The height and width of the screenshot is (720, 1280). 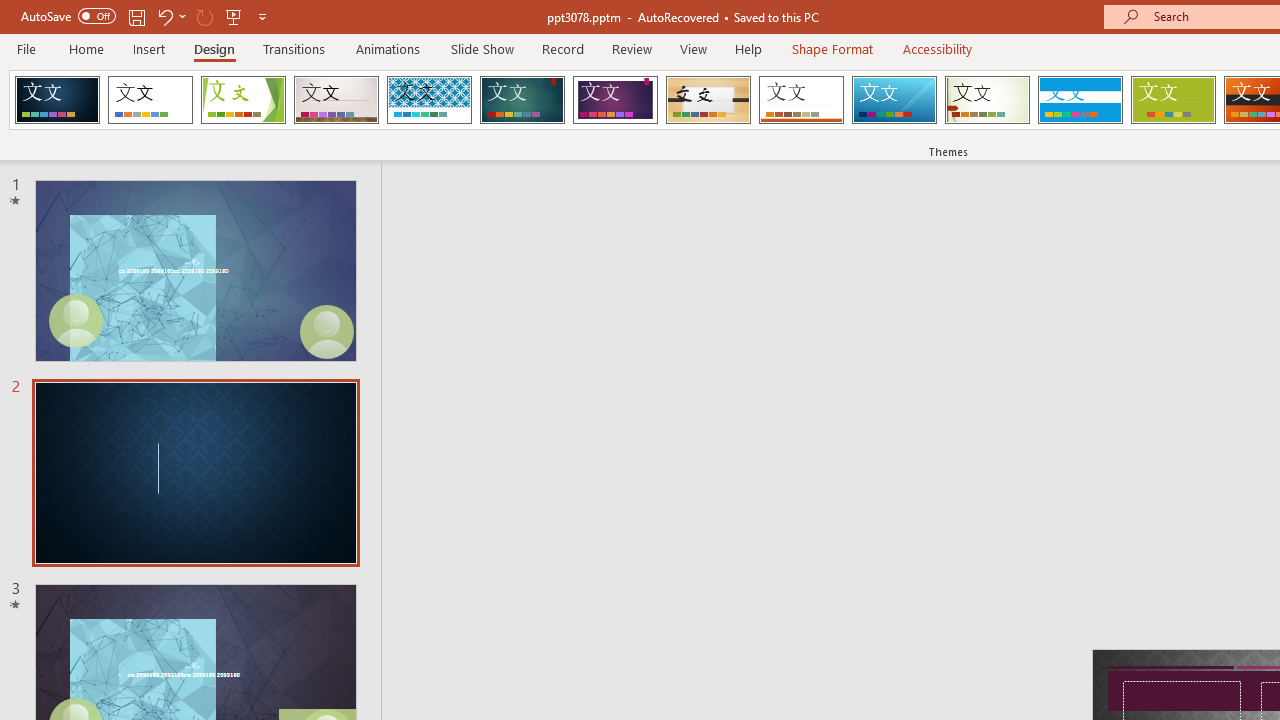 I want to click on 'AutoSave', so click(x=68, y=16).